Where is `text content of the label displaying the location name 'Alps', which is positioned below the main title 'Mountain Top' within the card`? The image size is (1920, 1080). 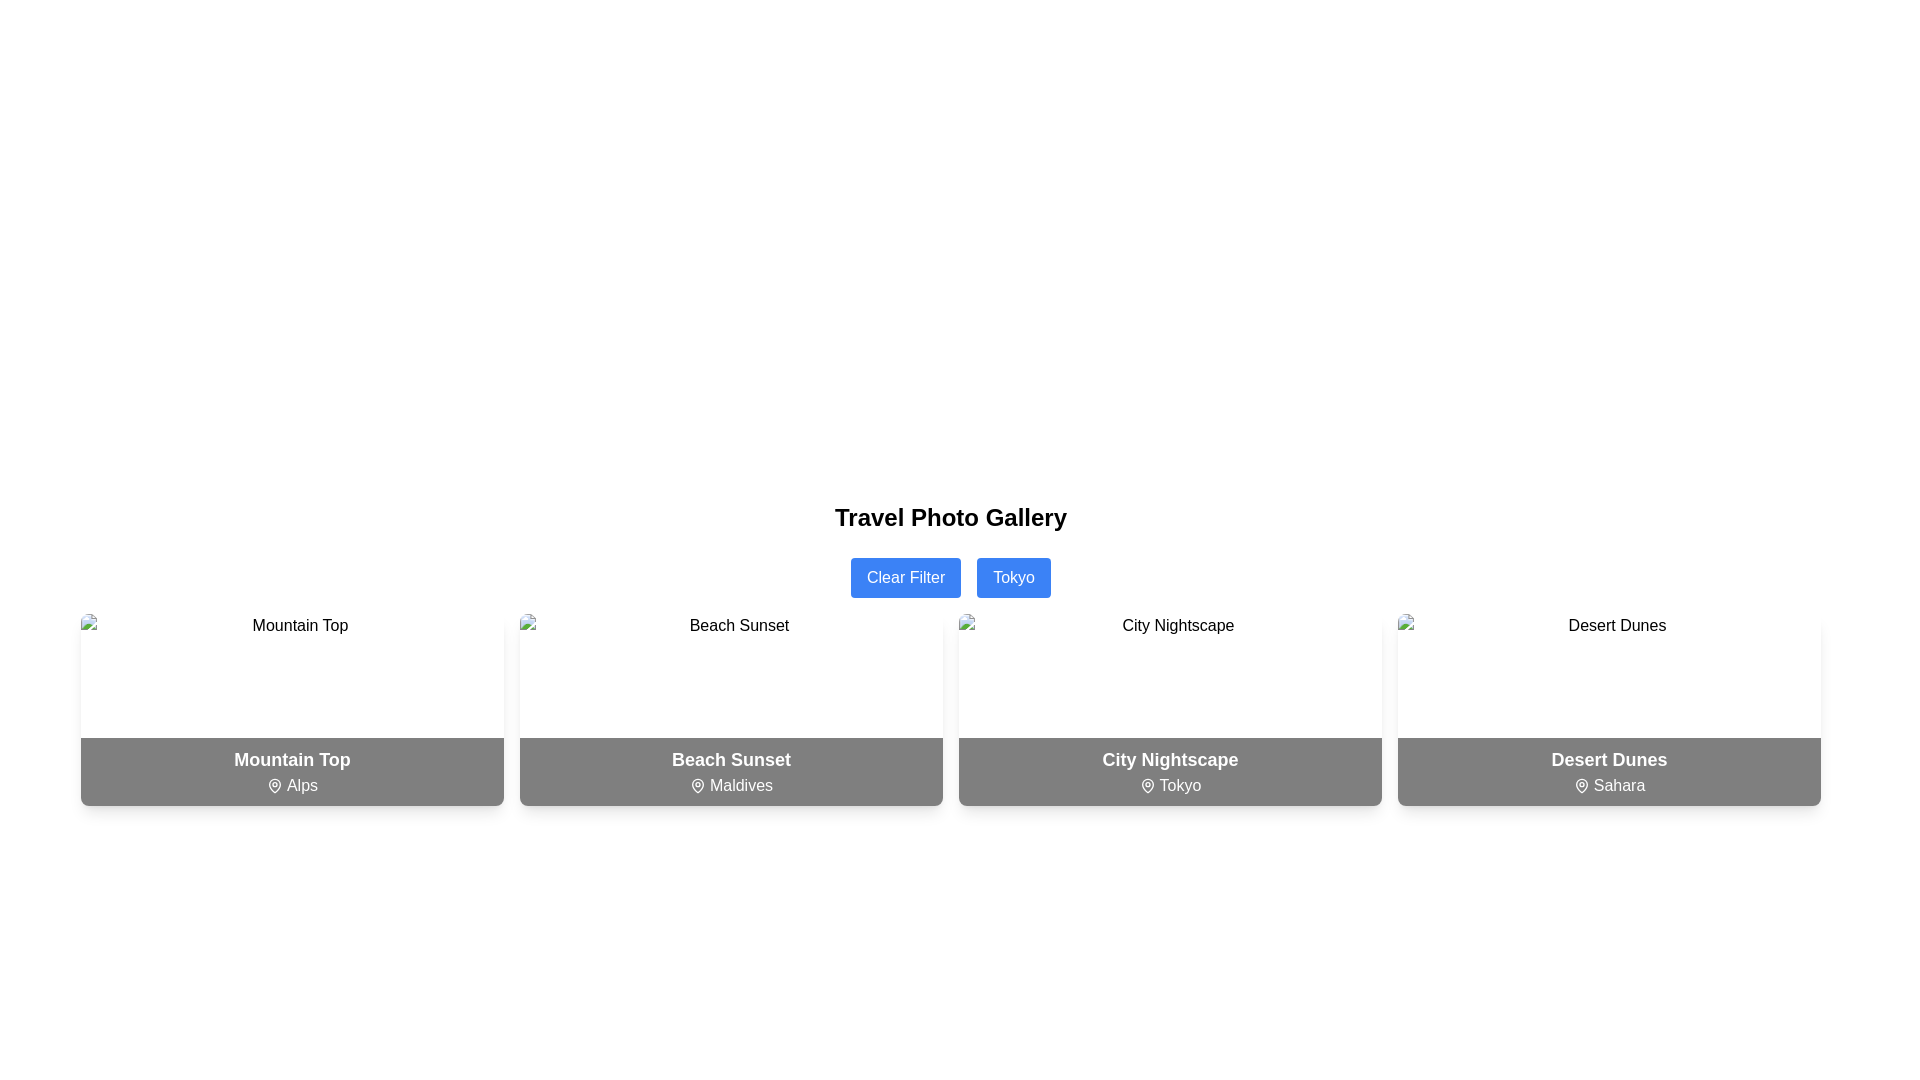 text content of the label displaying the location name 'Alps', which is positioned below the main title 'Mountain Top' within the card is located at coordinates (291, 785).